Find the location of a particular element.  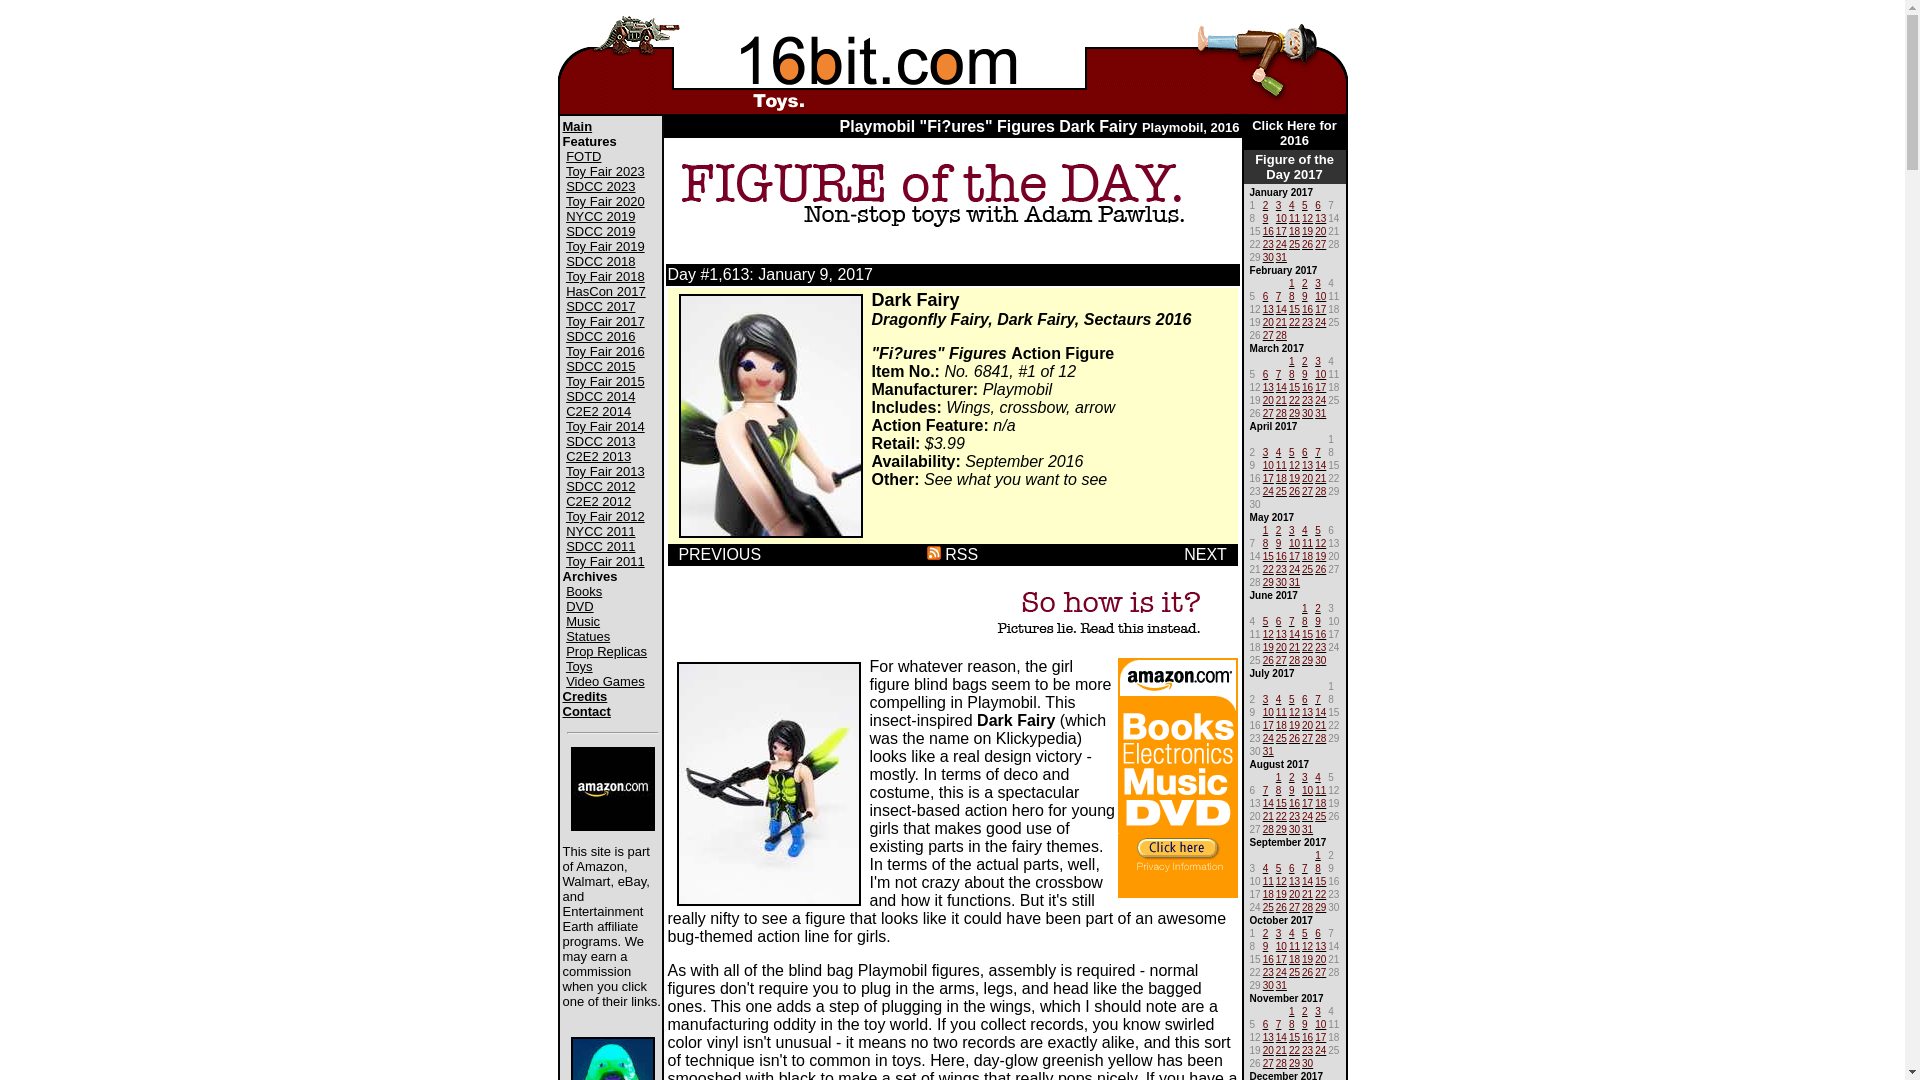

'28' is located at coordinates (1320, 489).